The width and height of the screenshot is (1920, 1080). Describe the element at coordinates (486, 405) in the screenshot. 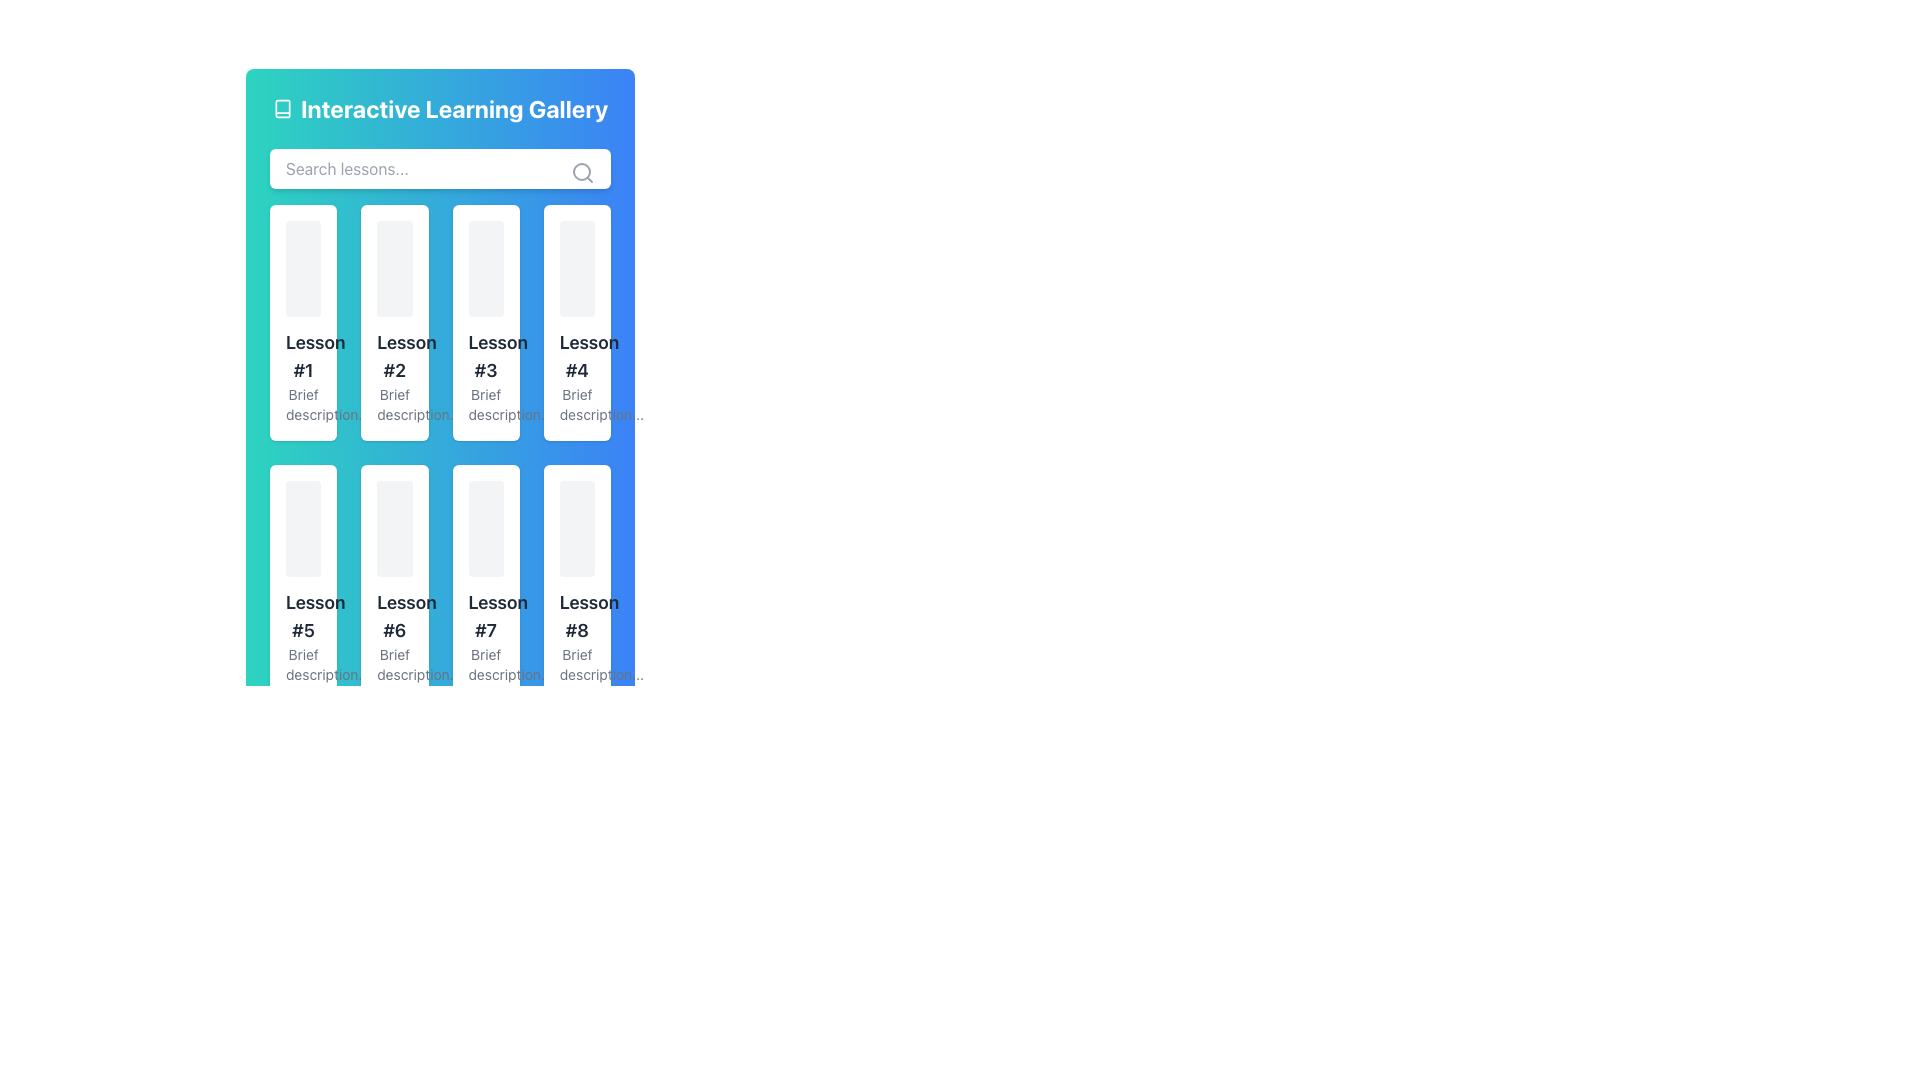

I see `the text label that provides a brief description for the lesson card titled 'Lesson #3', located beneath the heading within the card in the top-right corner of the grid under 'Interactive Learning Gallery'` at that location.